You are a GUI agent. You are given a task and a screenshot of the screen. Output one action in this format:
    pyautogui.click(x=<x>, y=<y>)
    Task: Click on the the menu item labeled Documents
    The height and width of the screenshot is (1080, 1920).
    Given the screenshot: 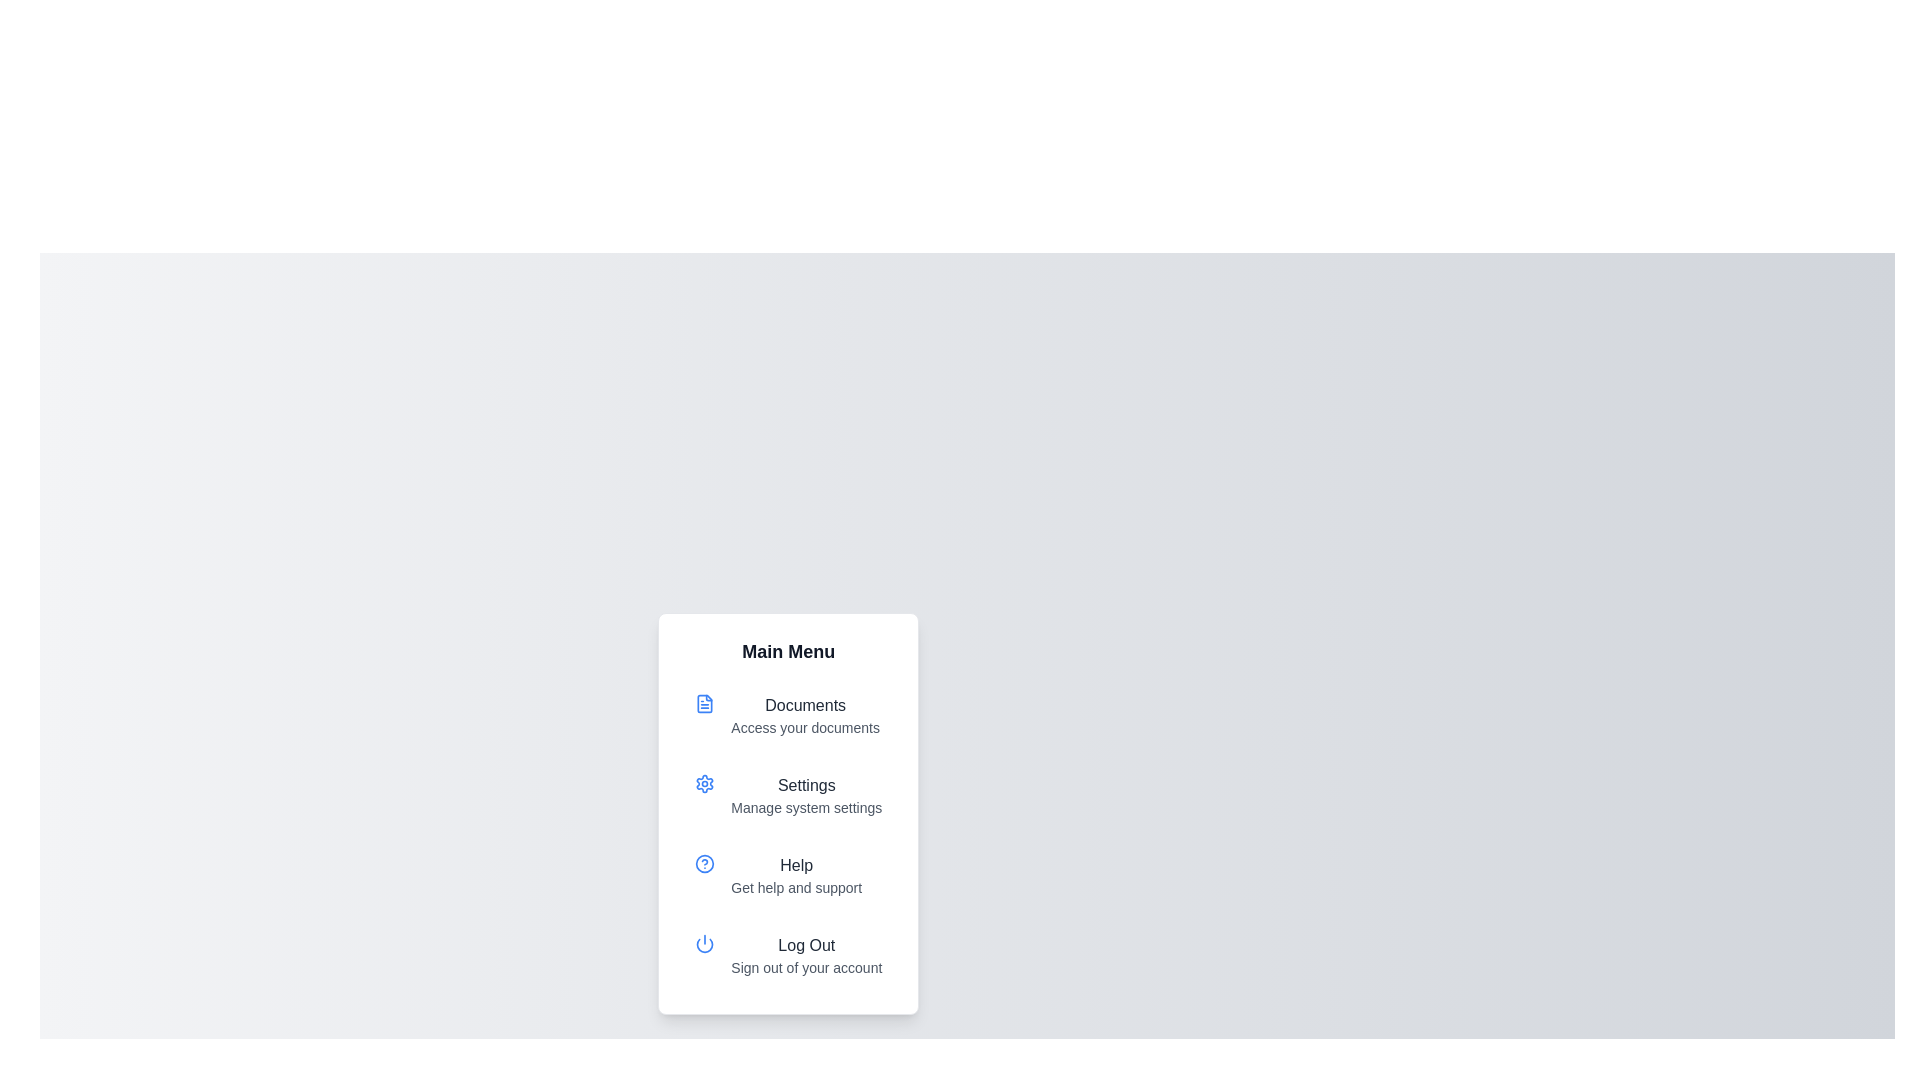 What is the action you would take?
    pyautogui.click(x=787, y=715)
    